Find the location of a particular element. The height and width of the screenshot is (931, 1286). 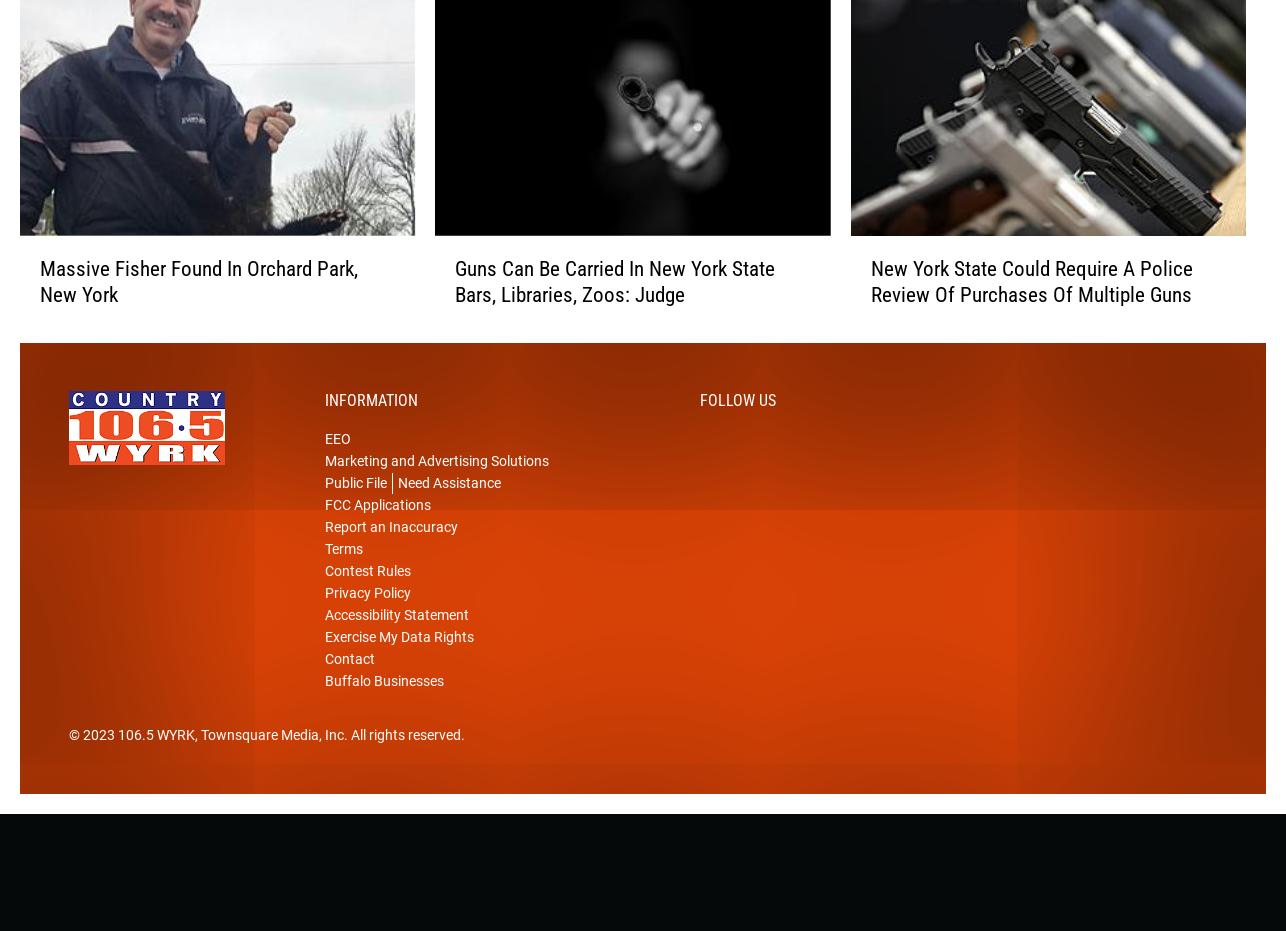

'FCC Applications' is located at coordinates (376, 536).